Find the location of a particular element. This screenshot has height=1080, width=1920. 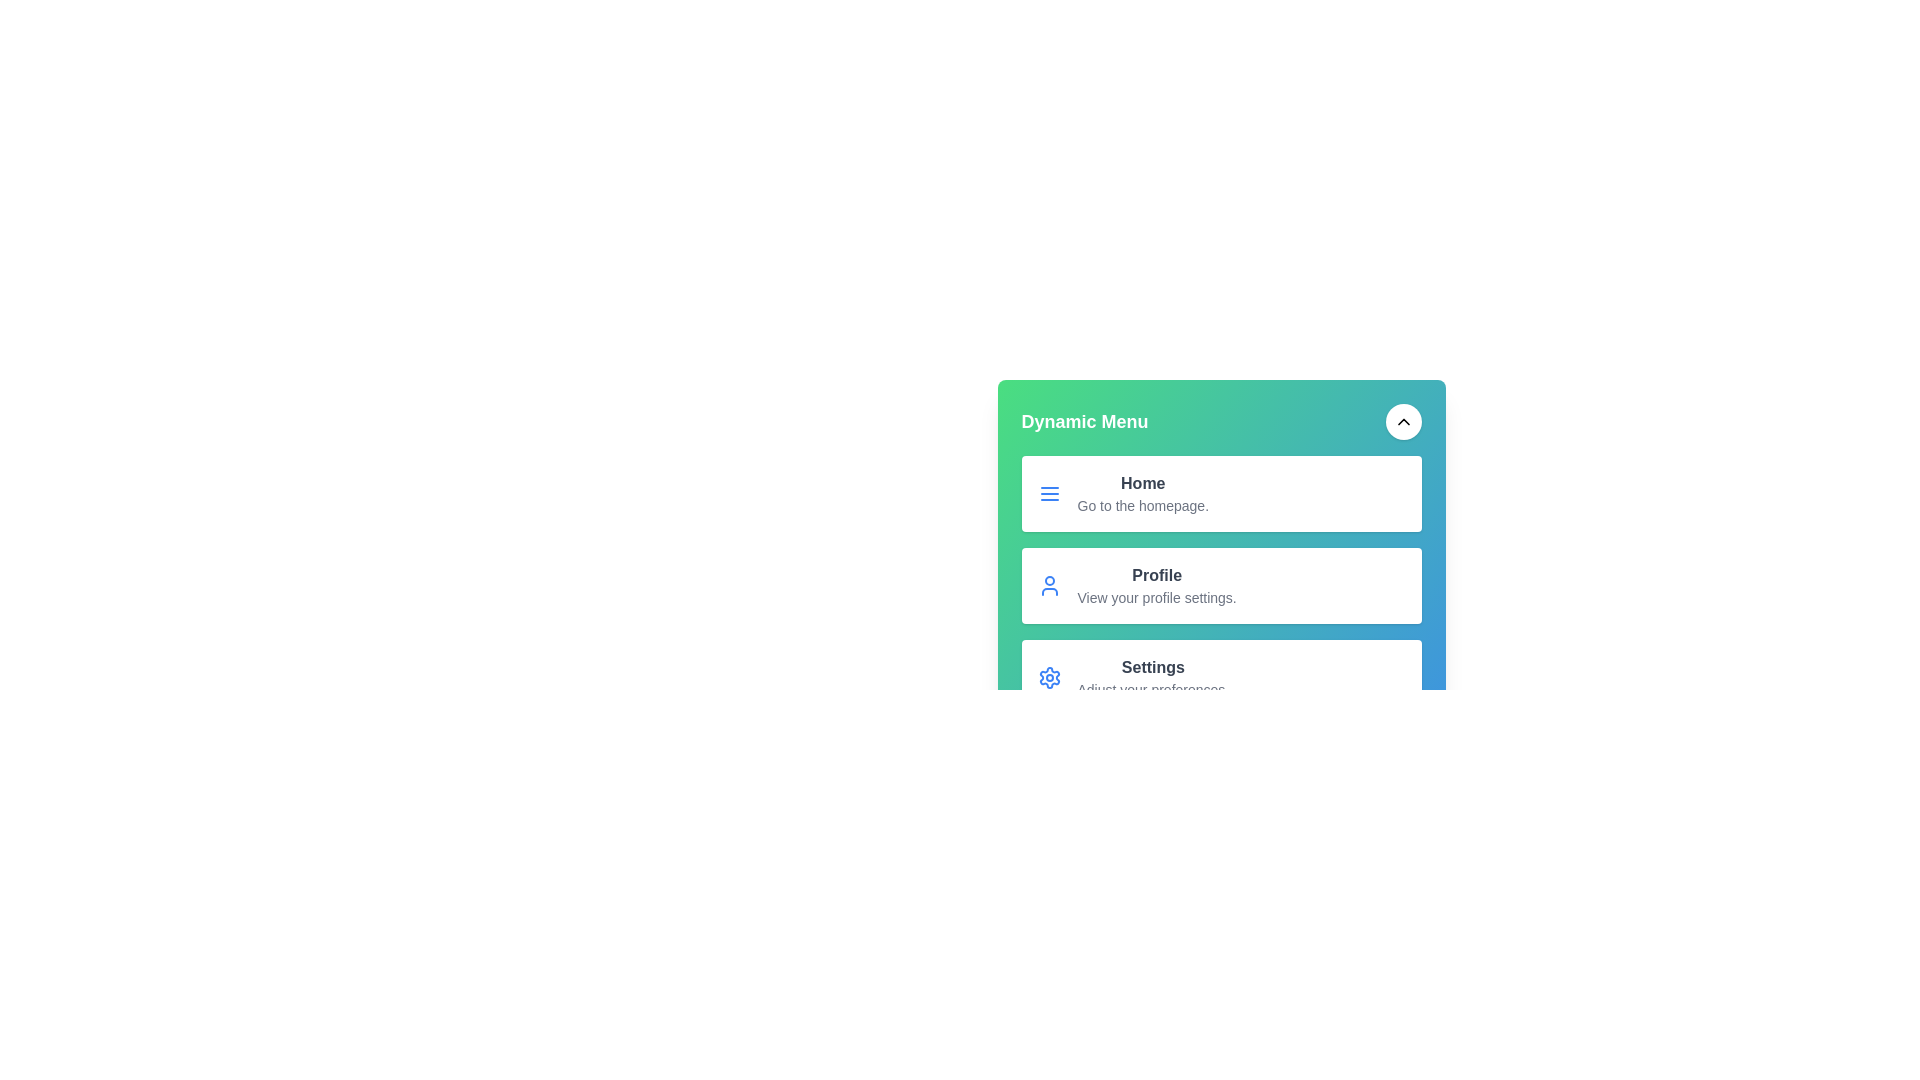

the 'Profile' menu item, which is the second option in the vertically-stacked menu is located at coordinates (1220, 632).